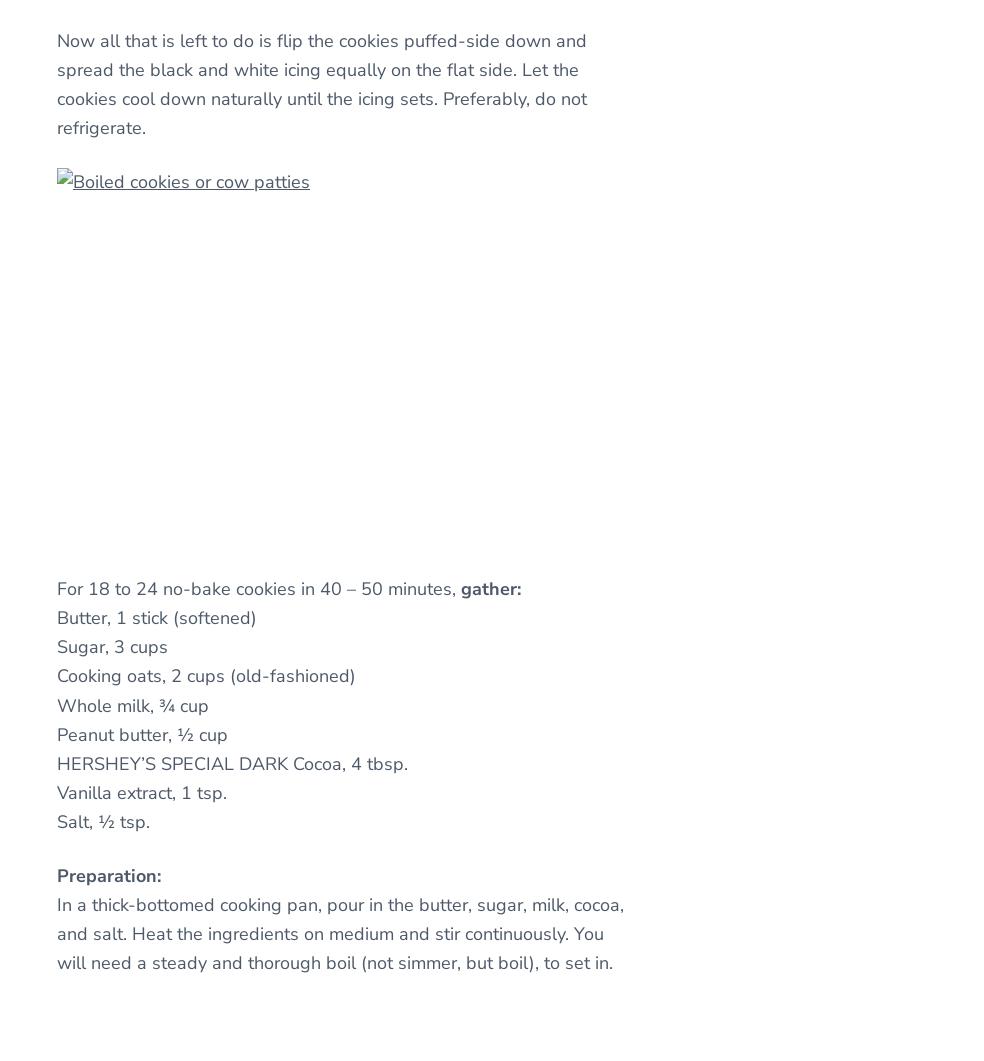  Describe the element at coordinates (55, 83) in the screenshot. I see `'Now all that is left to do is flip the cookies puffed-side down and spread the black and white icing equally on the flat side. Let the cookies cool down naturally until the icing sets. Preferably, do not refrigerate.'` at that location.